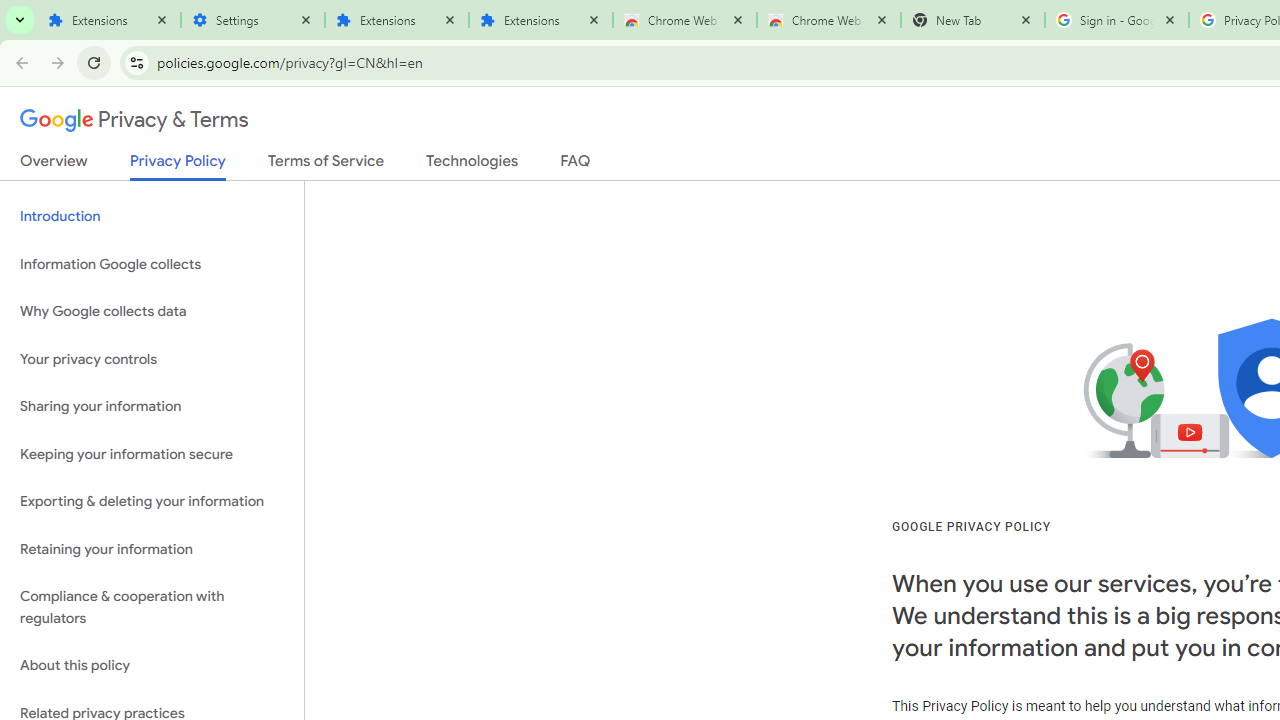 This screenshot has height=720, width=1280. What do you see at coordinates (151, 549) in the screenshot?
I see `'Retaining your information'` at bounding box center [151, 549].